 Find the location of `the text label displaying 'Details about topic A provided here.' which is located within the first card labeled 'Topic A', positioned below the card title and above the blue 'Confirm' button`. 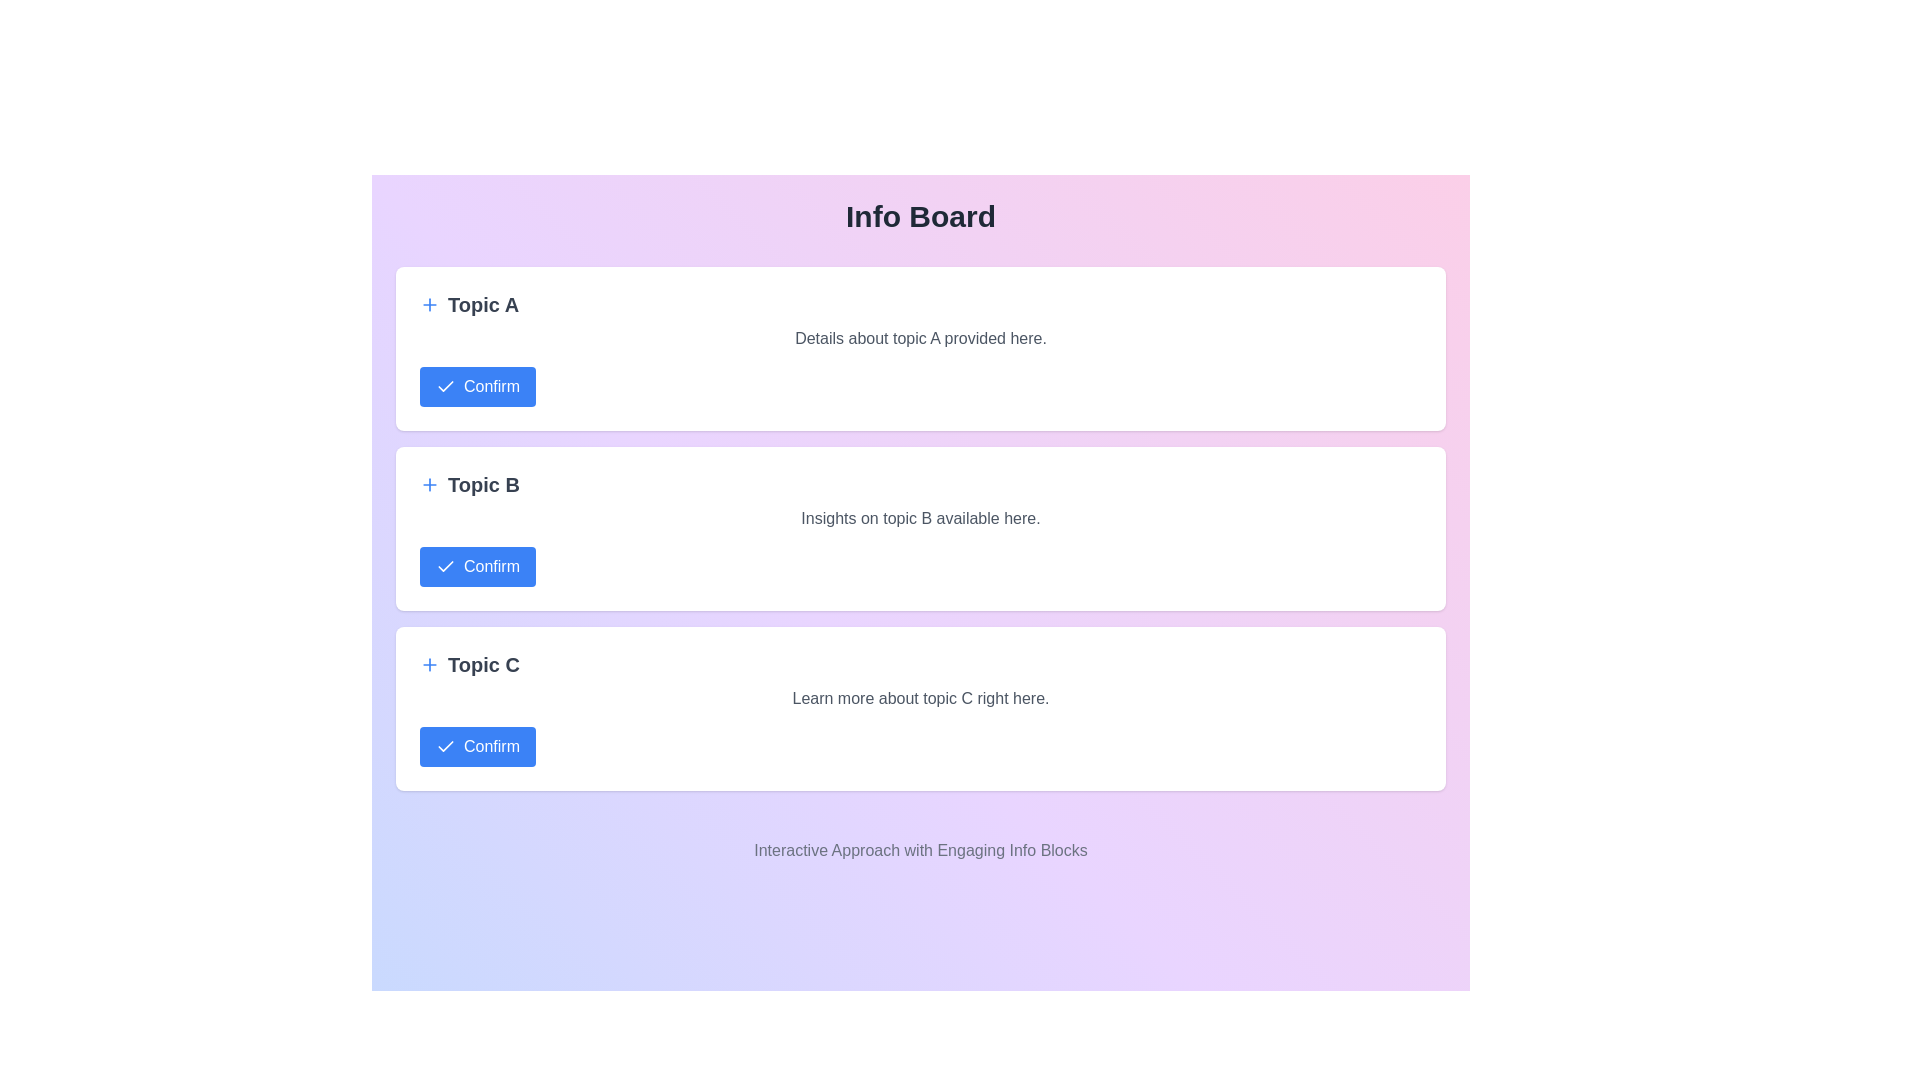

the text label displaying 'Details about topic A provided here.' which is located within the first card labeled 'Topic A', positioned below the card title and above the blue 'Confirm' button is located at coordinates (920, 338).